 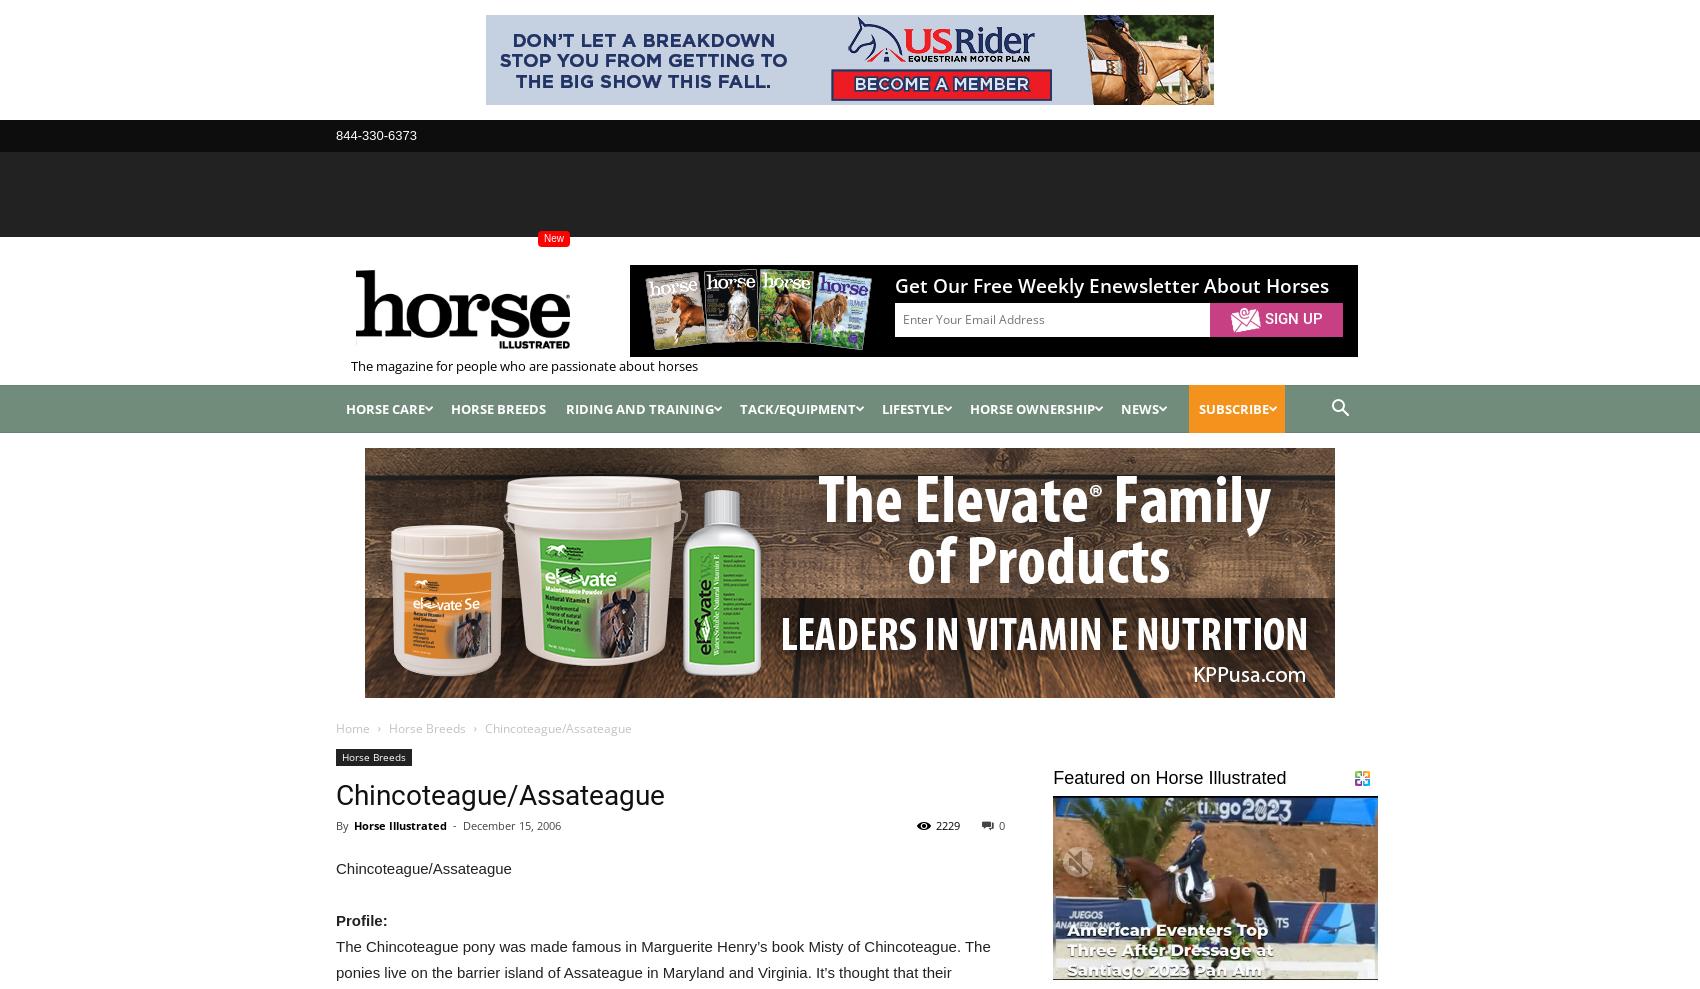 What do you see at coordinates (638, 219) in the screenshot?
I see `'Contact Us'` at bounding box center [638, 219].